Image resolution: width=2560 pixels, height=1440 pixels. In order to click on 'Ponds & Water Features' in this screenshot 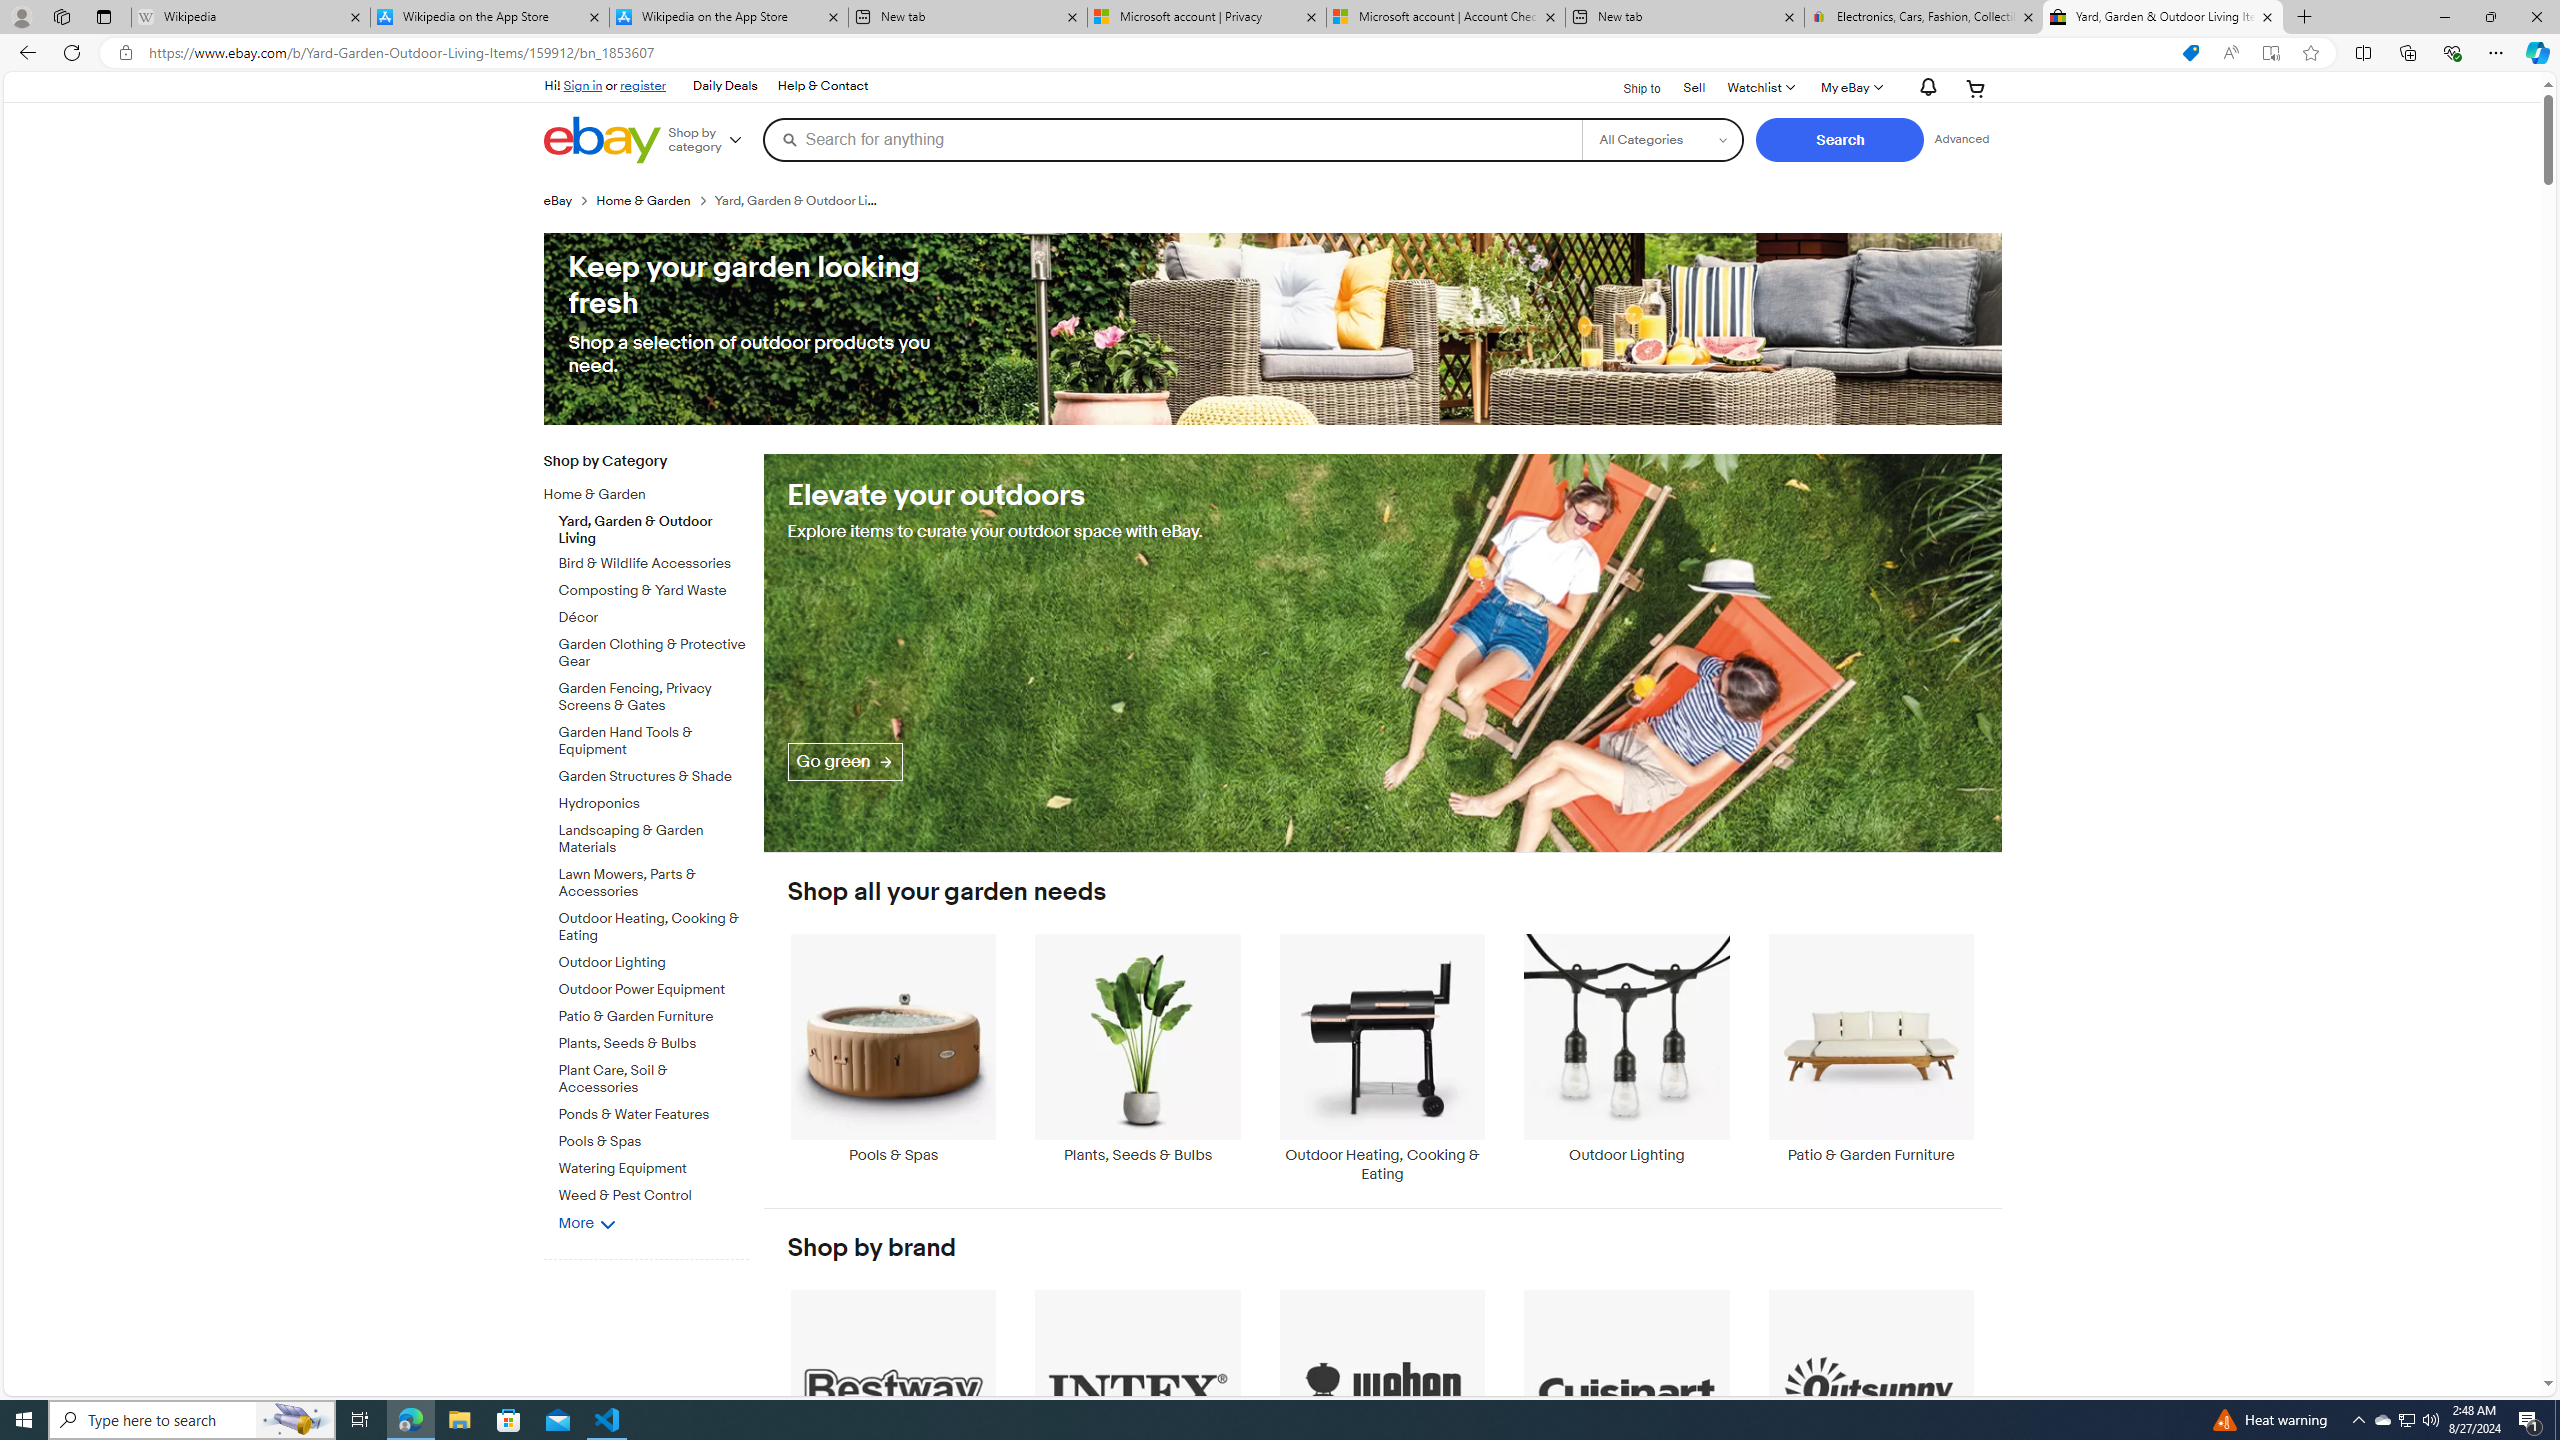, I will do `click(653, 1114)`.